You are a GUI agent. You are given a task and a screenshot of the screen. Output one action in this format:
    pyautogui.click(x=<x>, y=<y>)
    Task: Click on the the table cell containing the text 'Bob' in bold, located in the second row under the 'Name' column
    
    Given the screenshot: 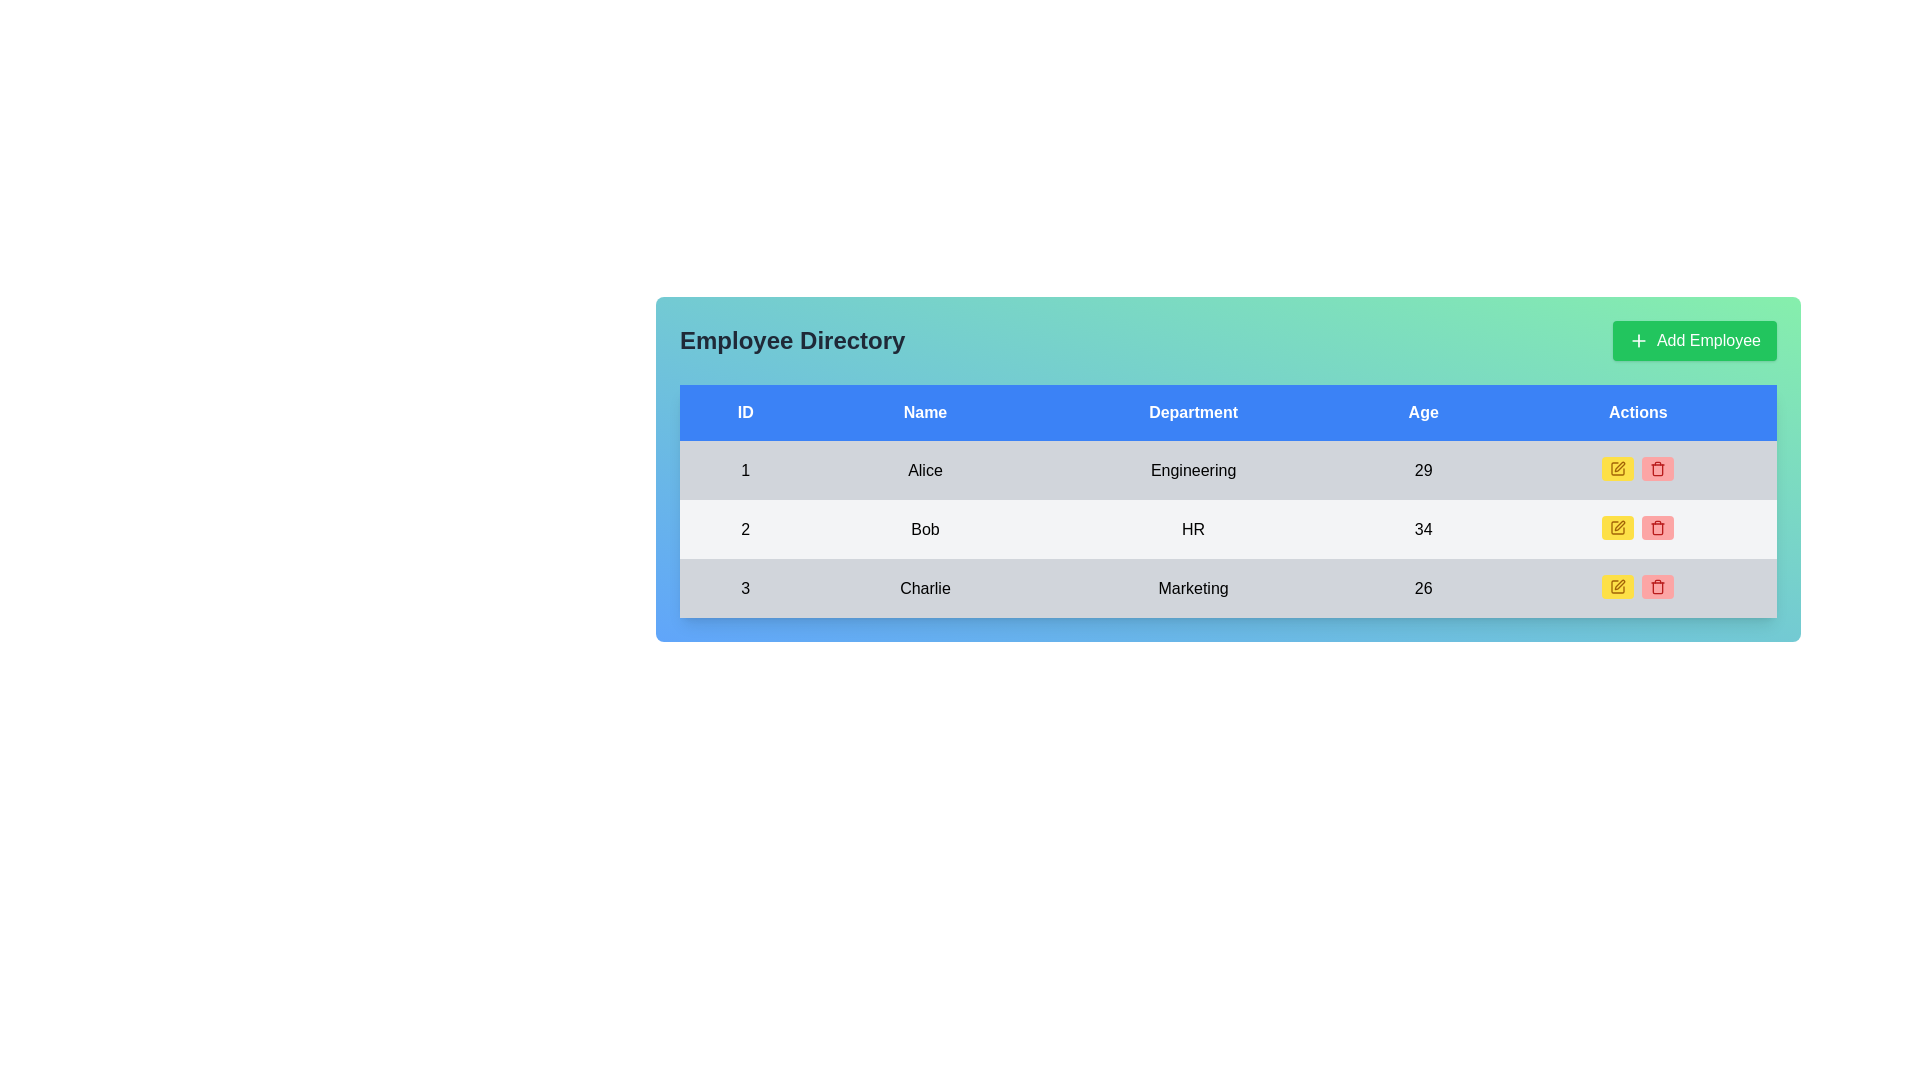 What is the action you would take?
    pyautogui.click(x=924, y=528)
    